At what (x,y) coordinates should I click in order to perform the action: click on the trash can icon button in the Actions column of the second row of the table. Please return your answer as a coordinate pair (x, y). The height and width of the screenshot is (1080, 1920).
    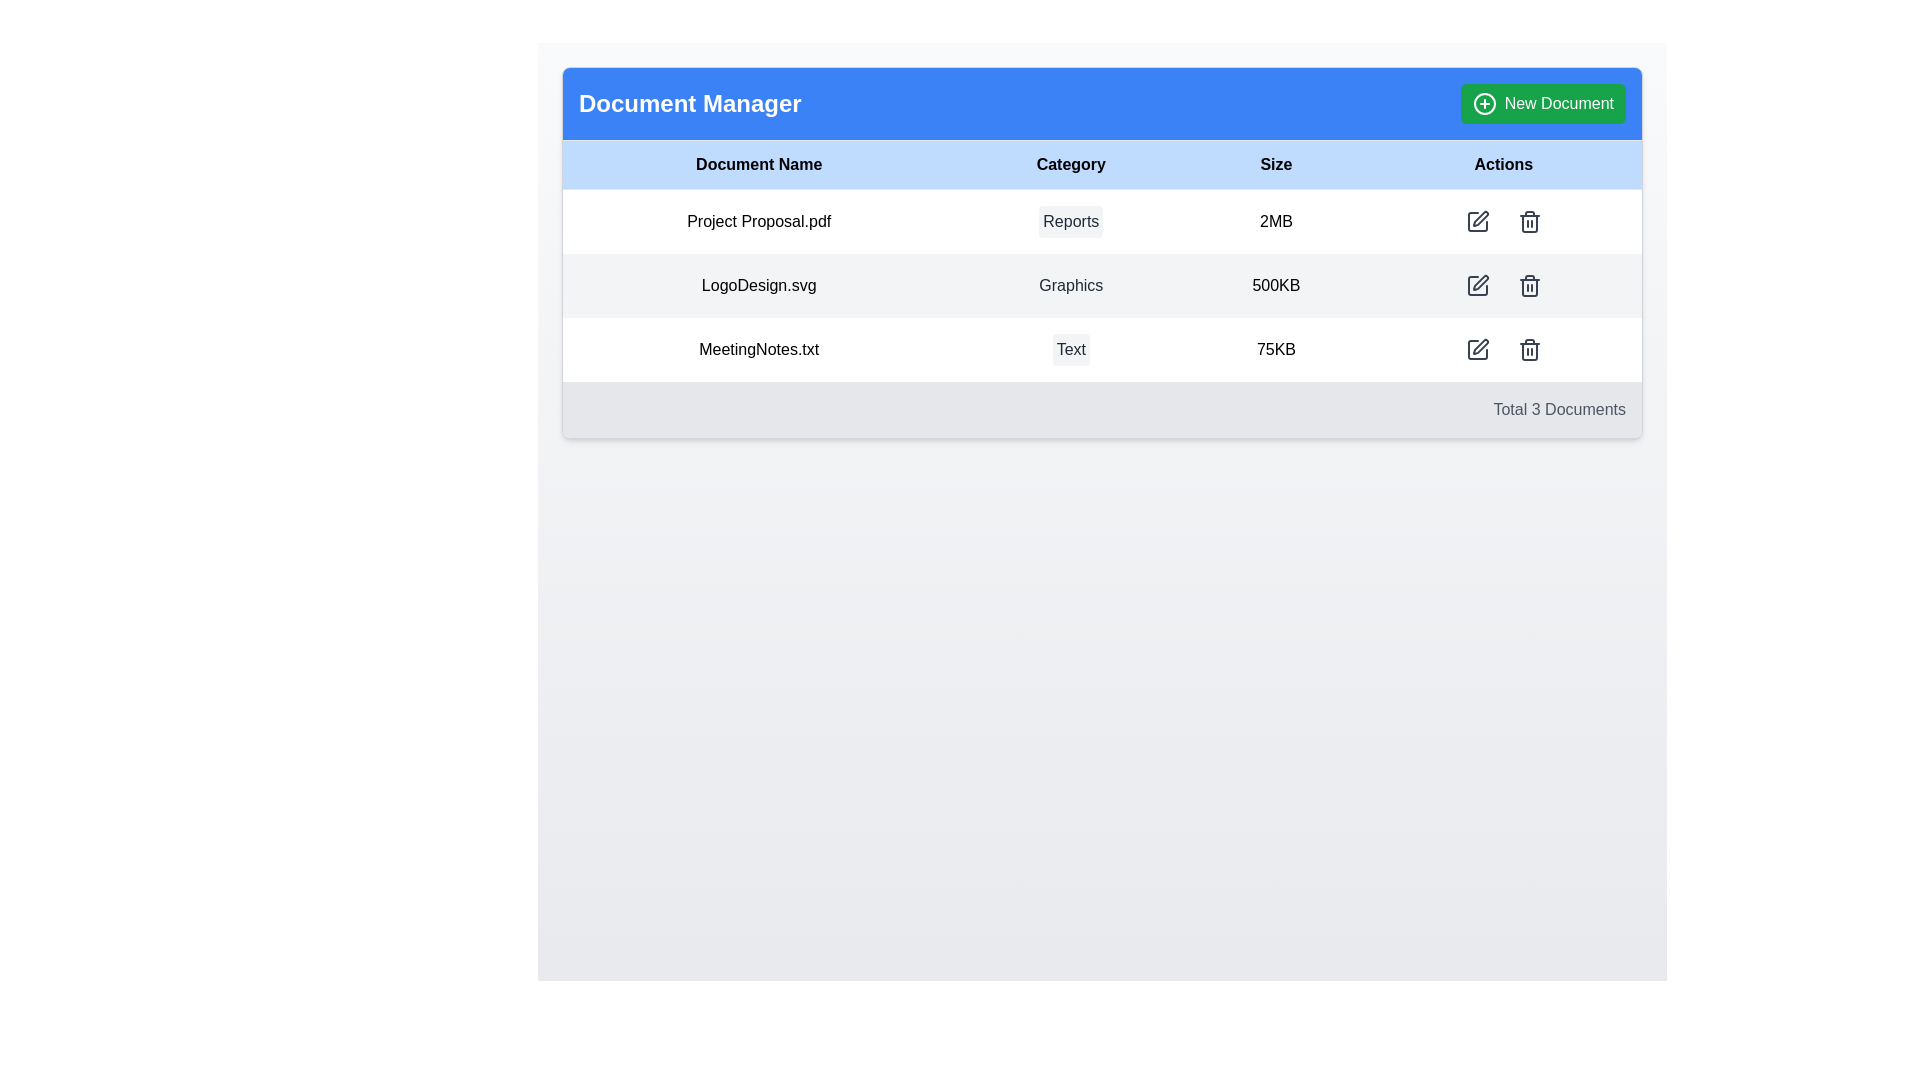
    Looking at the image, I should click on (1528, 285).